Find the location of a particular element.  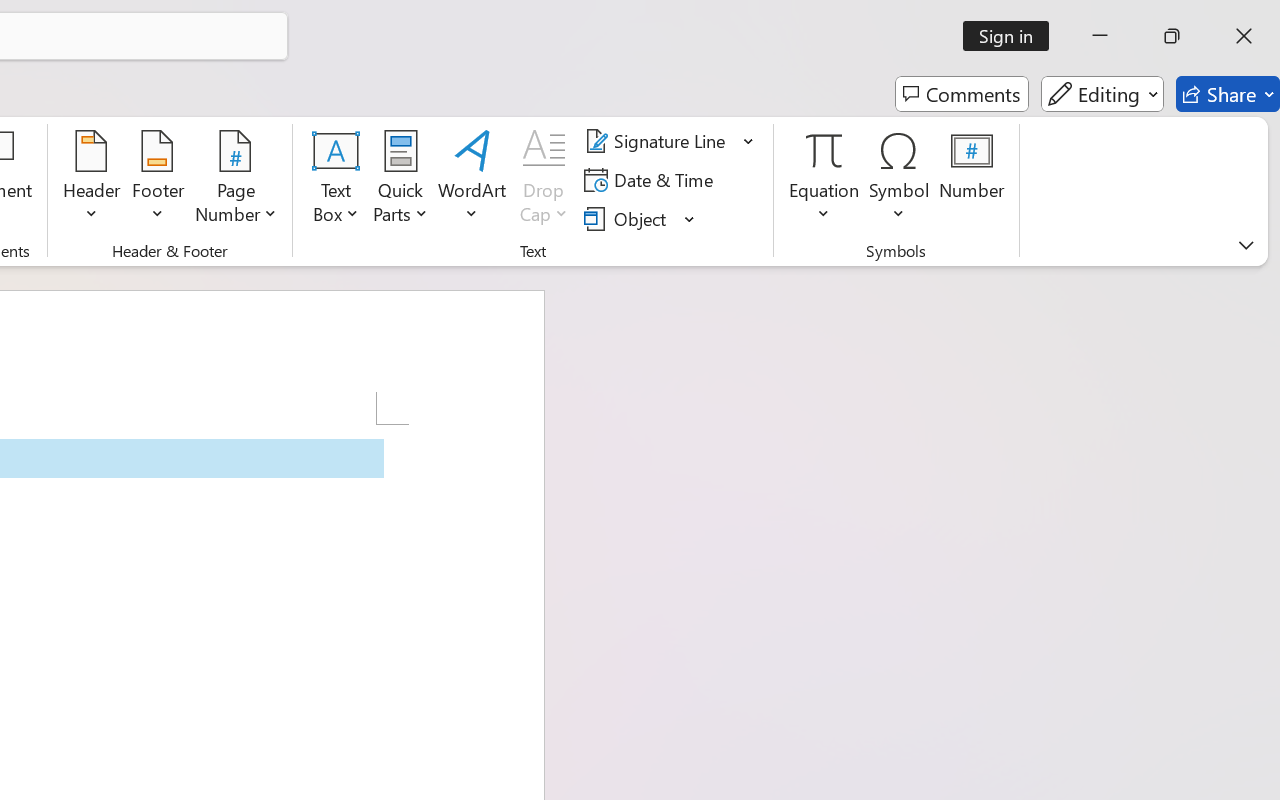

'Signature Line' is located at coordinates (670, 141).